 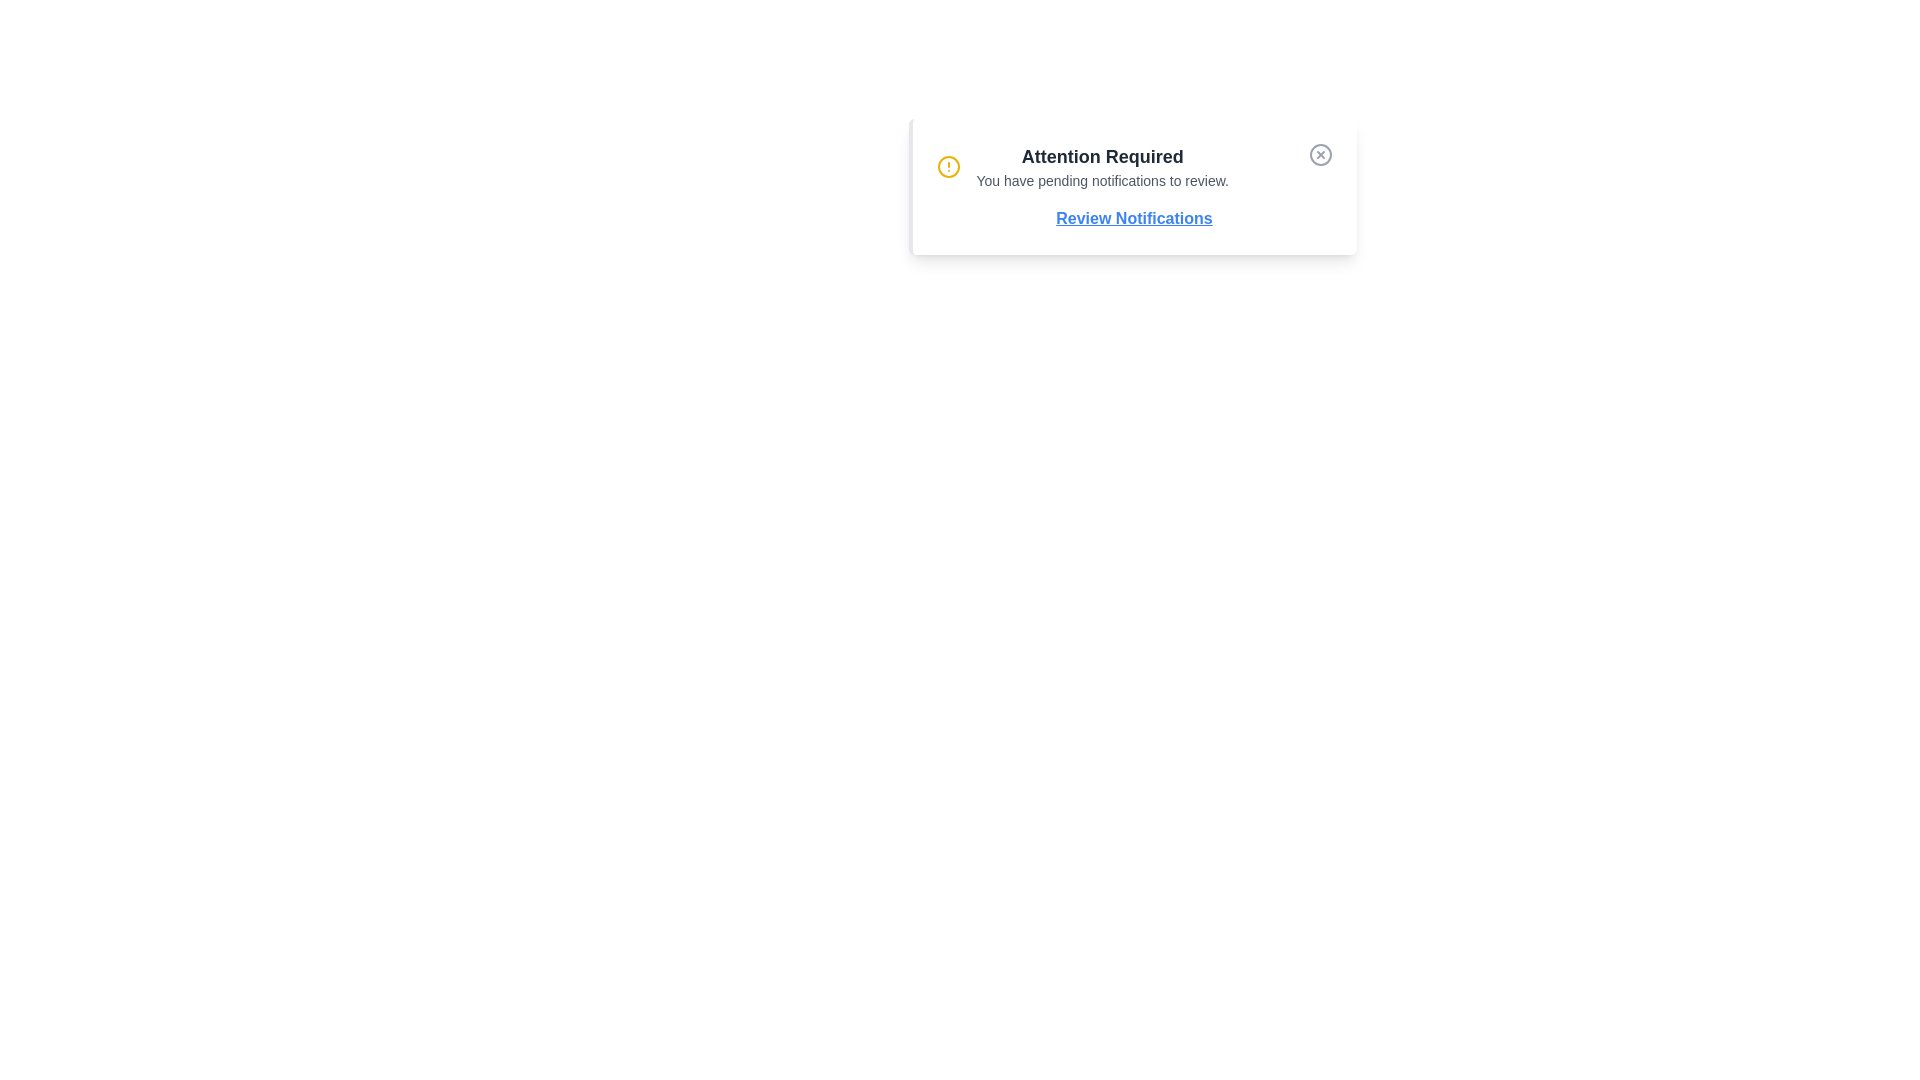 What do you see at coordinates (1134, 219) in the screenshot?
I see `the 'Review Notifications' hyperlink, which is styled in blue with an underline and located at the bottom of a notification card with the heading 'Attention Required'` at bounding box center [1134, 219].